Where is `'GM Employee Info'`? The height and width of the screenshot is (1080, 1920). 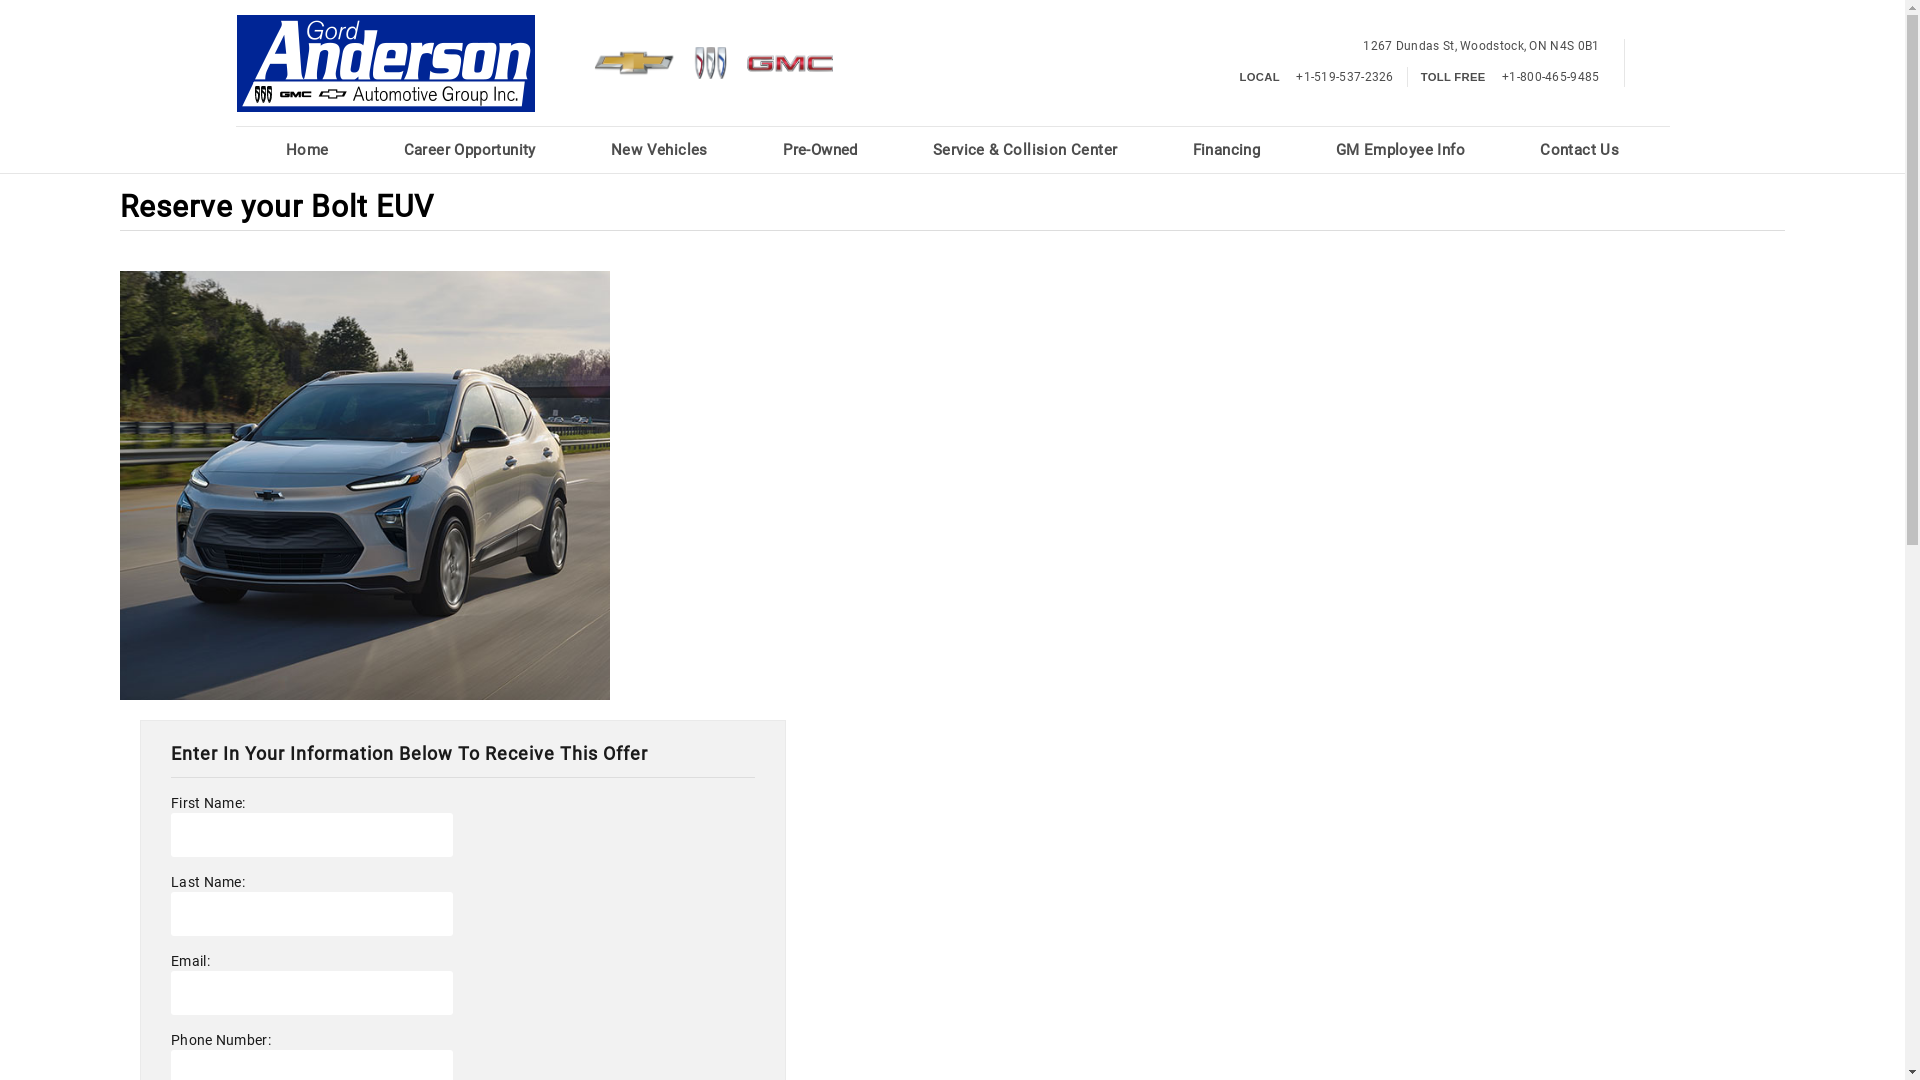 'GM Employee Info' is located at coordinates (1399, 149).